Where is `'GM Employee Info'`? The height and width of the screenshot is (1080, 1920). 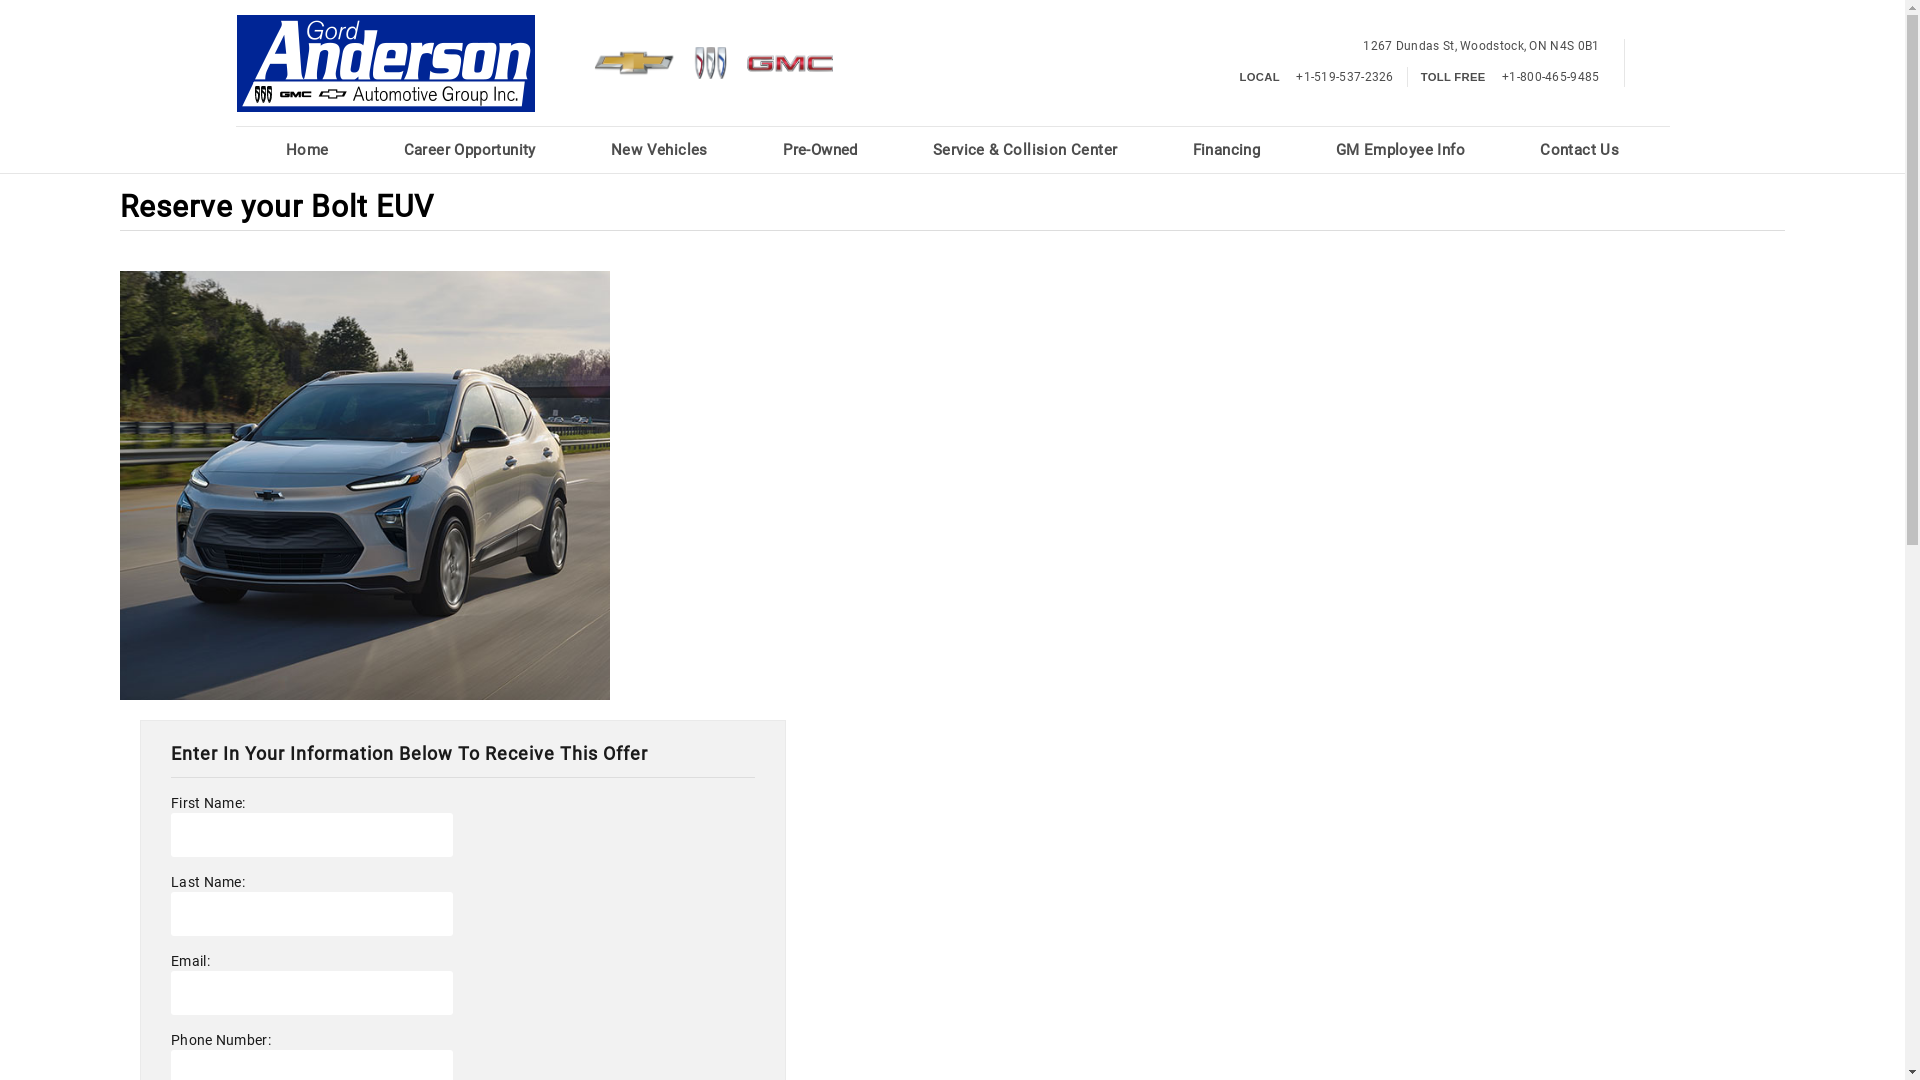 'GM Employee Info' is located at coordinates (1399, 149).